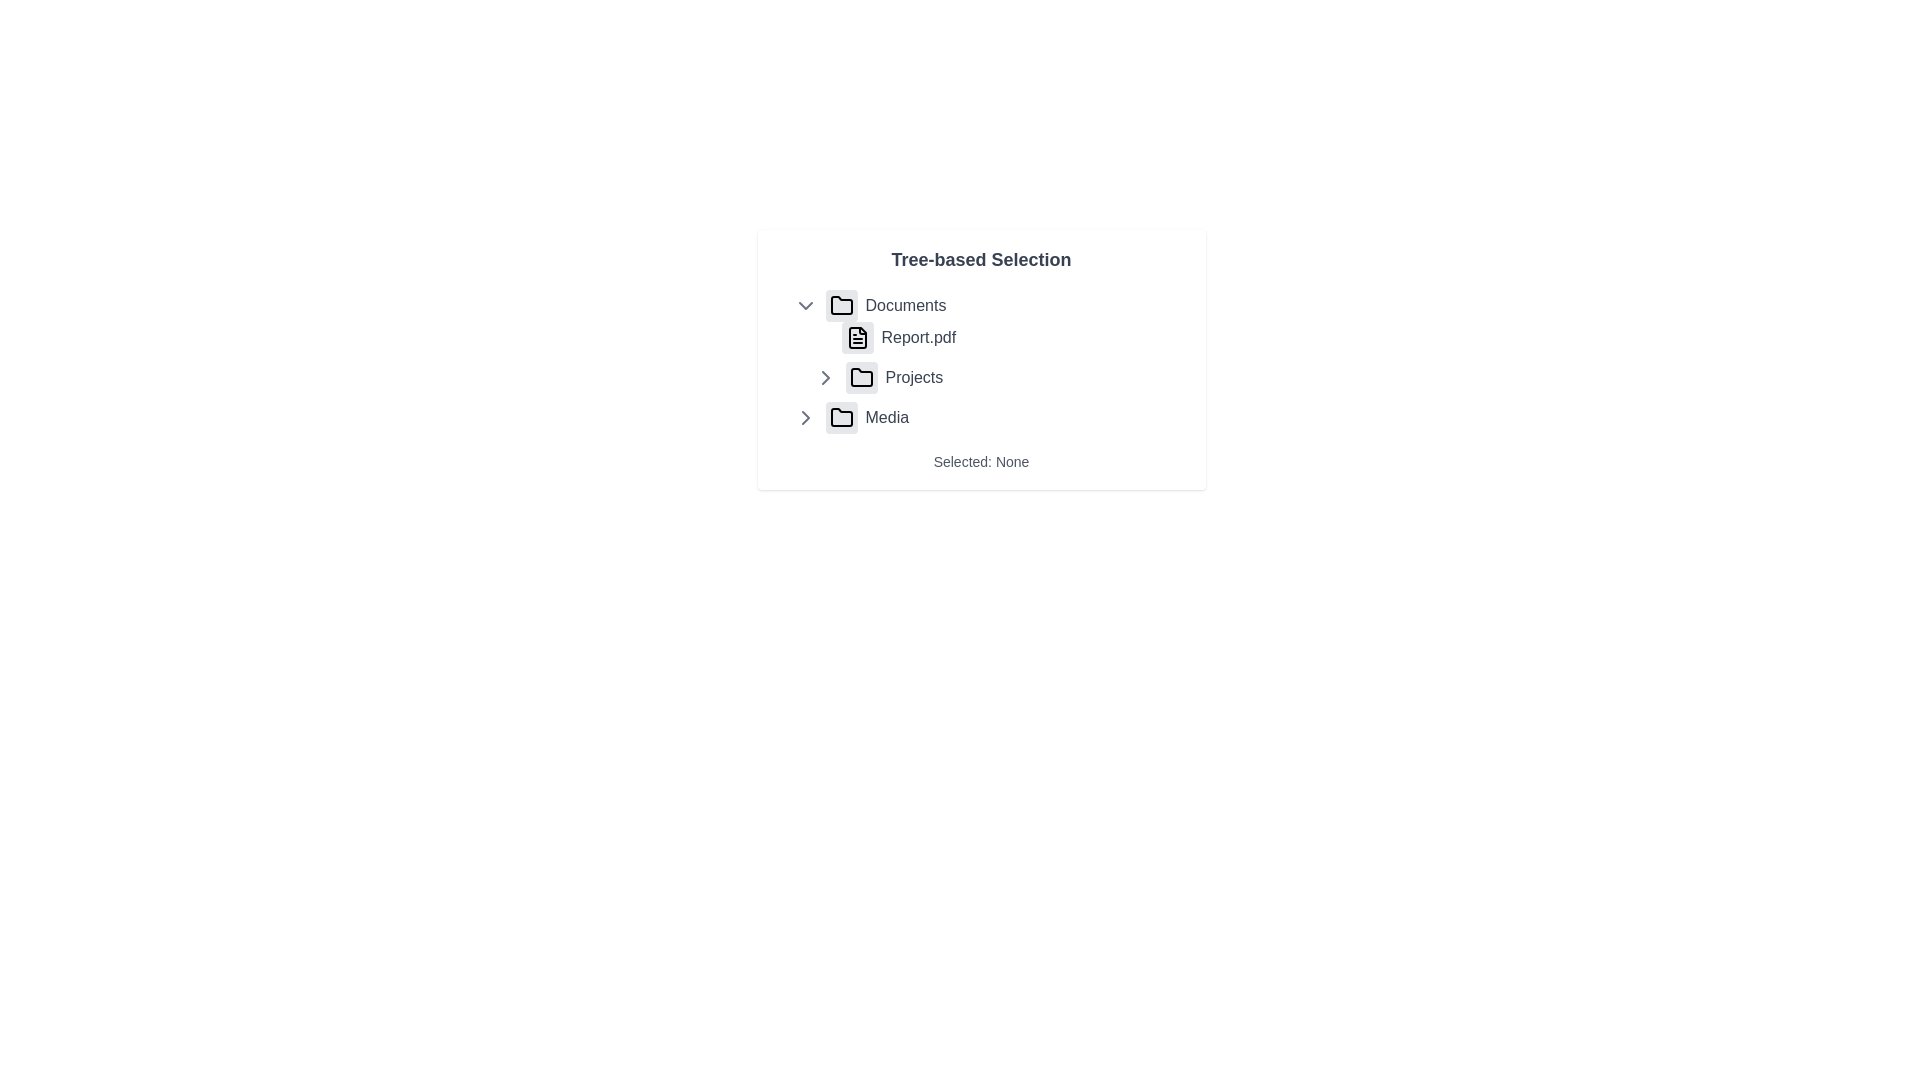 The image size is (1920, 1080). Describe the element at coordinates (913, 378) in the screenshot. I see `the text label that displays the name of the folder or project in the file tree structure interface, positioned to the right of the folder icon` at that location.